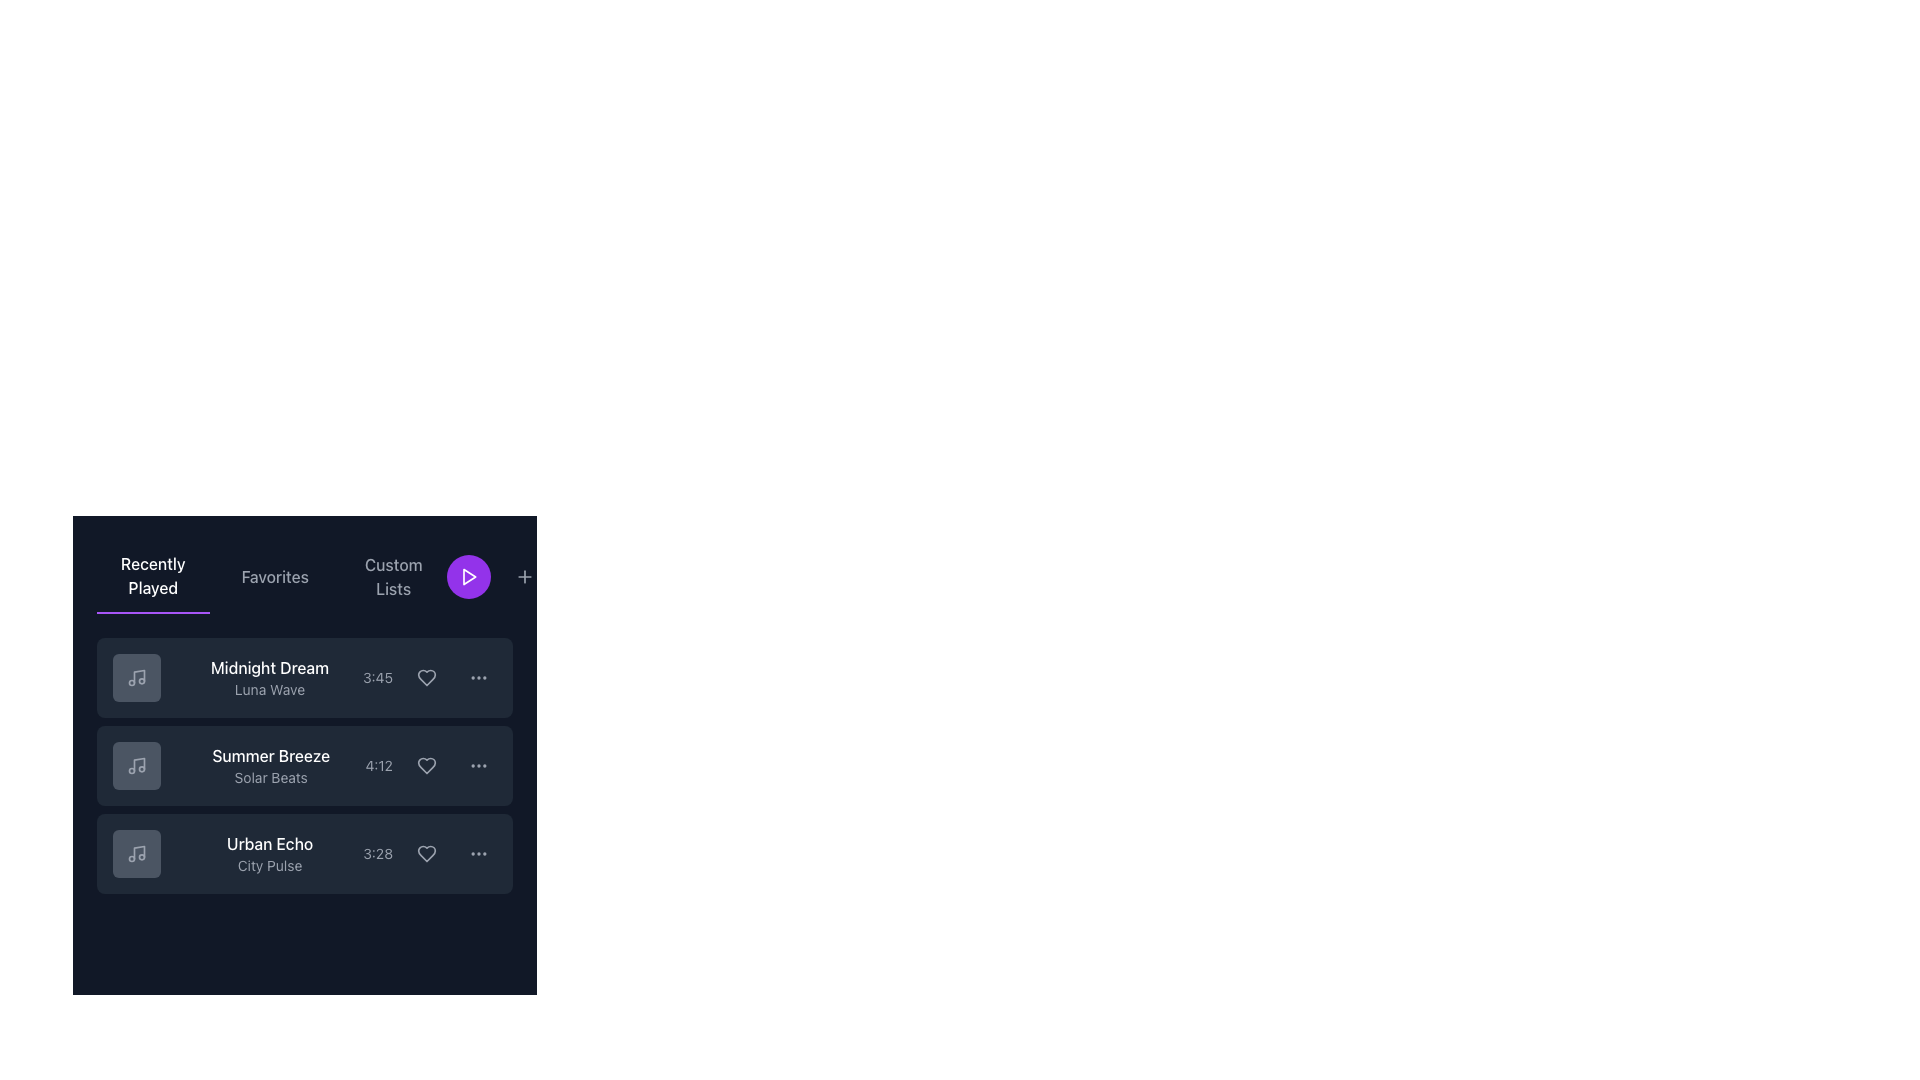 Image resolution: width=1920 pixels, height=1080 pixels. What do you see at coordinates (304, 765) in the screenshot?
I see `the second track 'Summer Breeze' in the 'Recently Played' section` at bounding box center [304, 765].